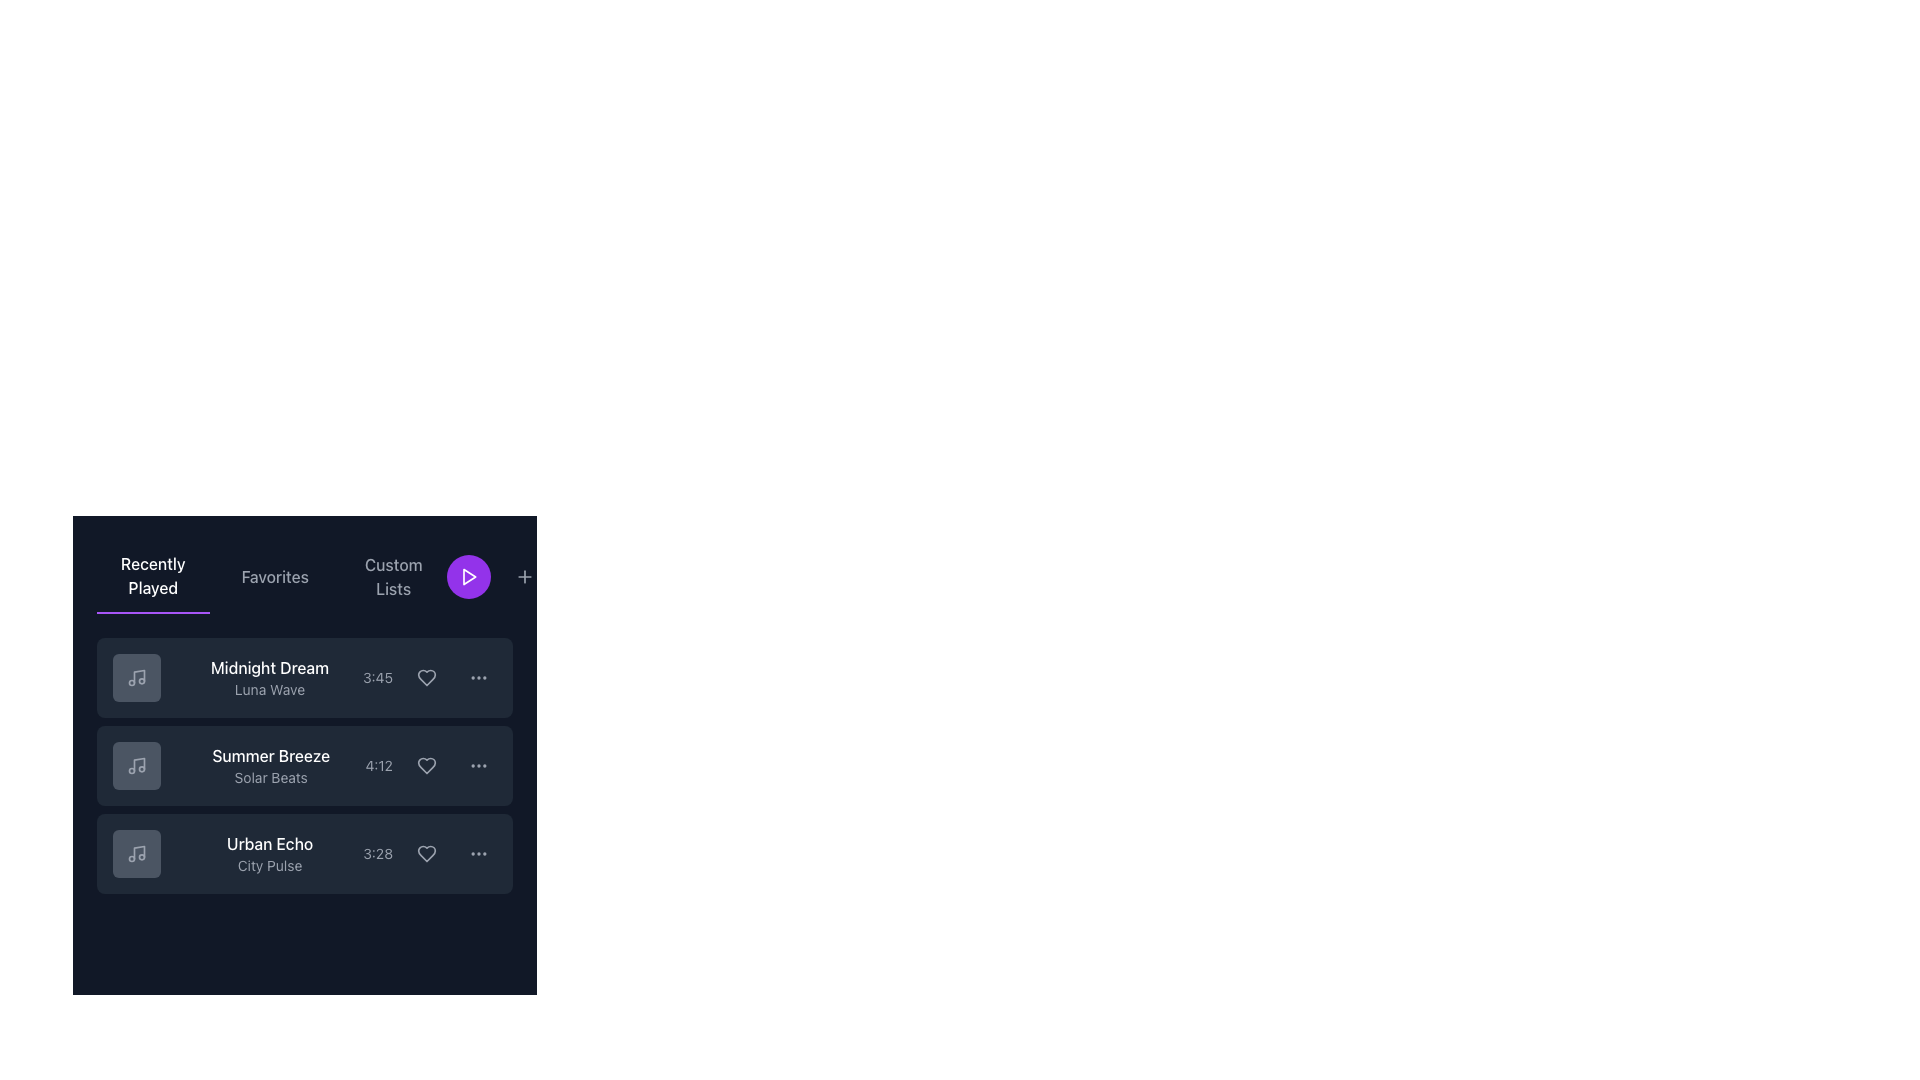 Image resolution: width=1920 pixels, height=1080 pixels. What do you see at coordinates (304, 765) in the screenshot?
I see `the second track 'Summer Breeze' in the 'Recently Played' section` at bounding box center [304, 765].